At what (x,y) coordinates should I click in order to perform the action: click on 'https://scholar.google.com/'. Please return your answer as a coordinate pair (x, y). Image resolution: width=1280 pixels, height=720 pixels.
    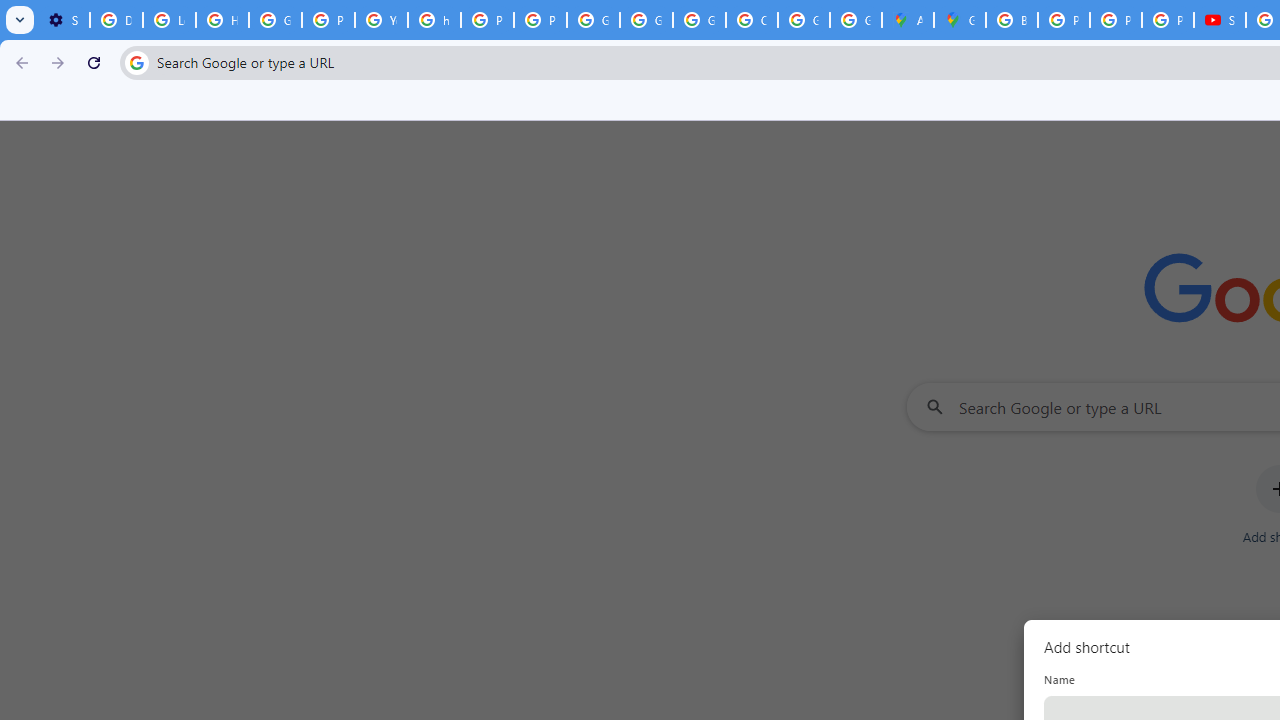
    Looking at the image, I should click on (433, 20).